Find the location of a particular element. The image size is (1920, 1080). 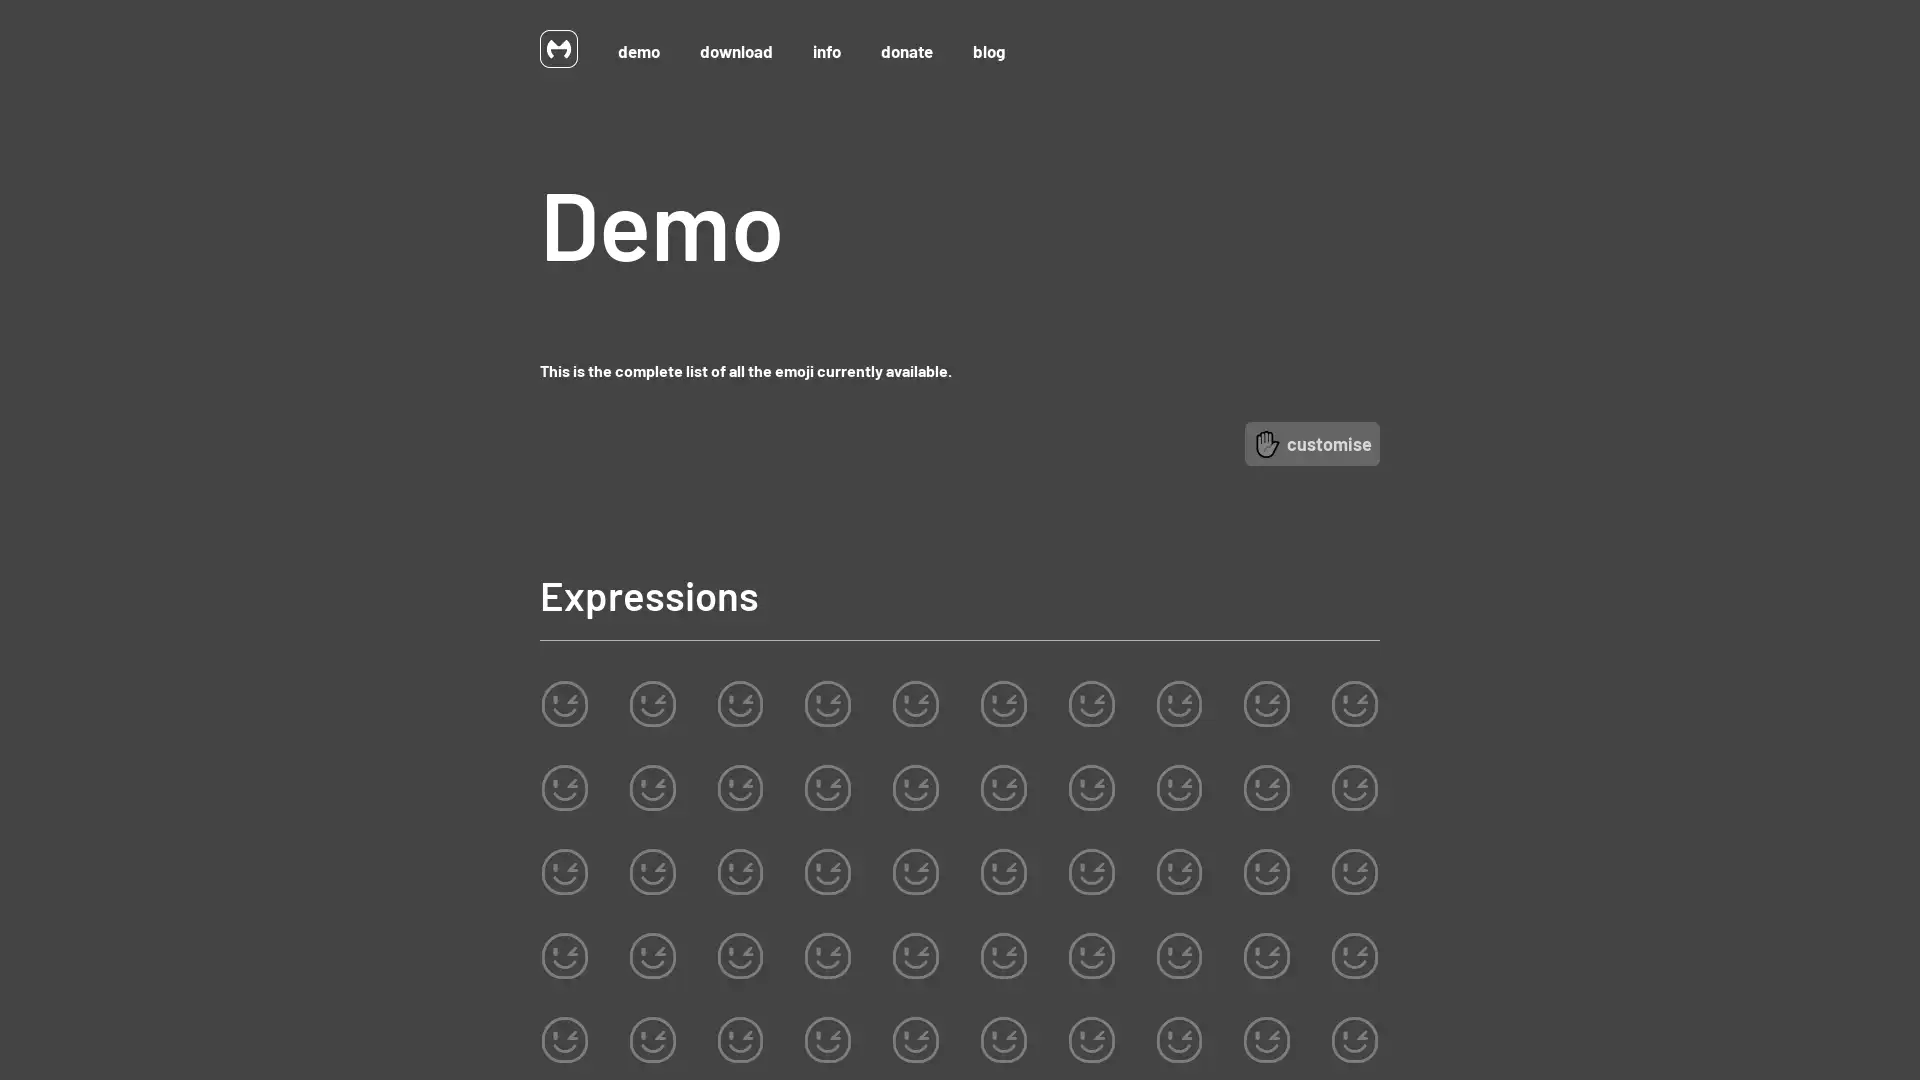

customise is located at coordinates (1312, 442).